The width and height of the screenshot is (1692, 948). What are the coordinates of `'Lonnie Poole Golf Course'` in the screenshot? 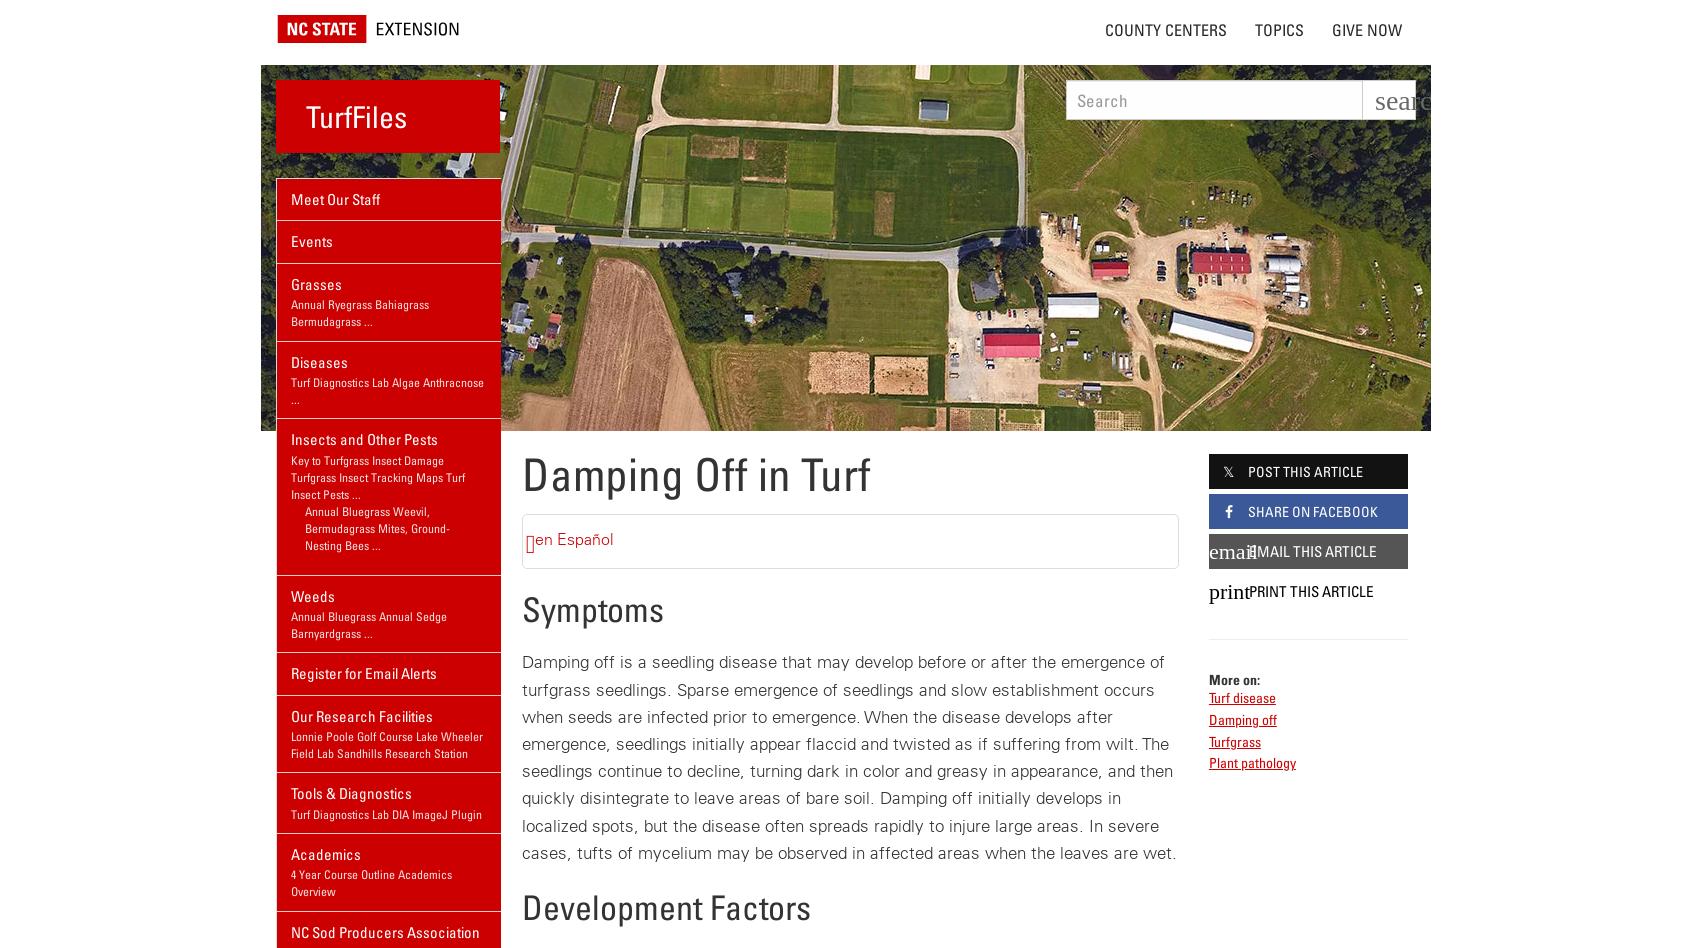 It's located at (350, 736).